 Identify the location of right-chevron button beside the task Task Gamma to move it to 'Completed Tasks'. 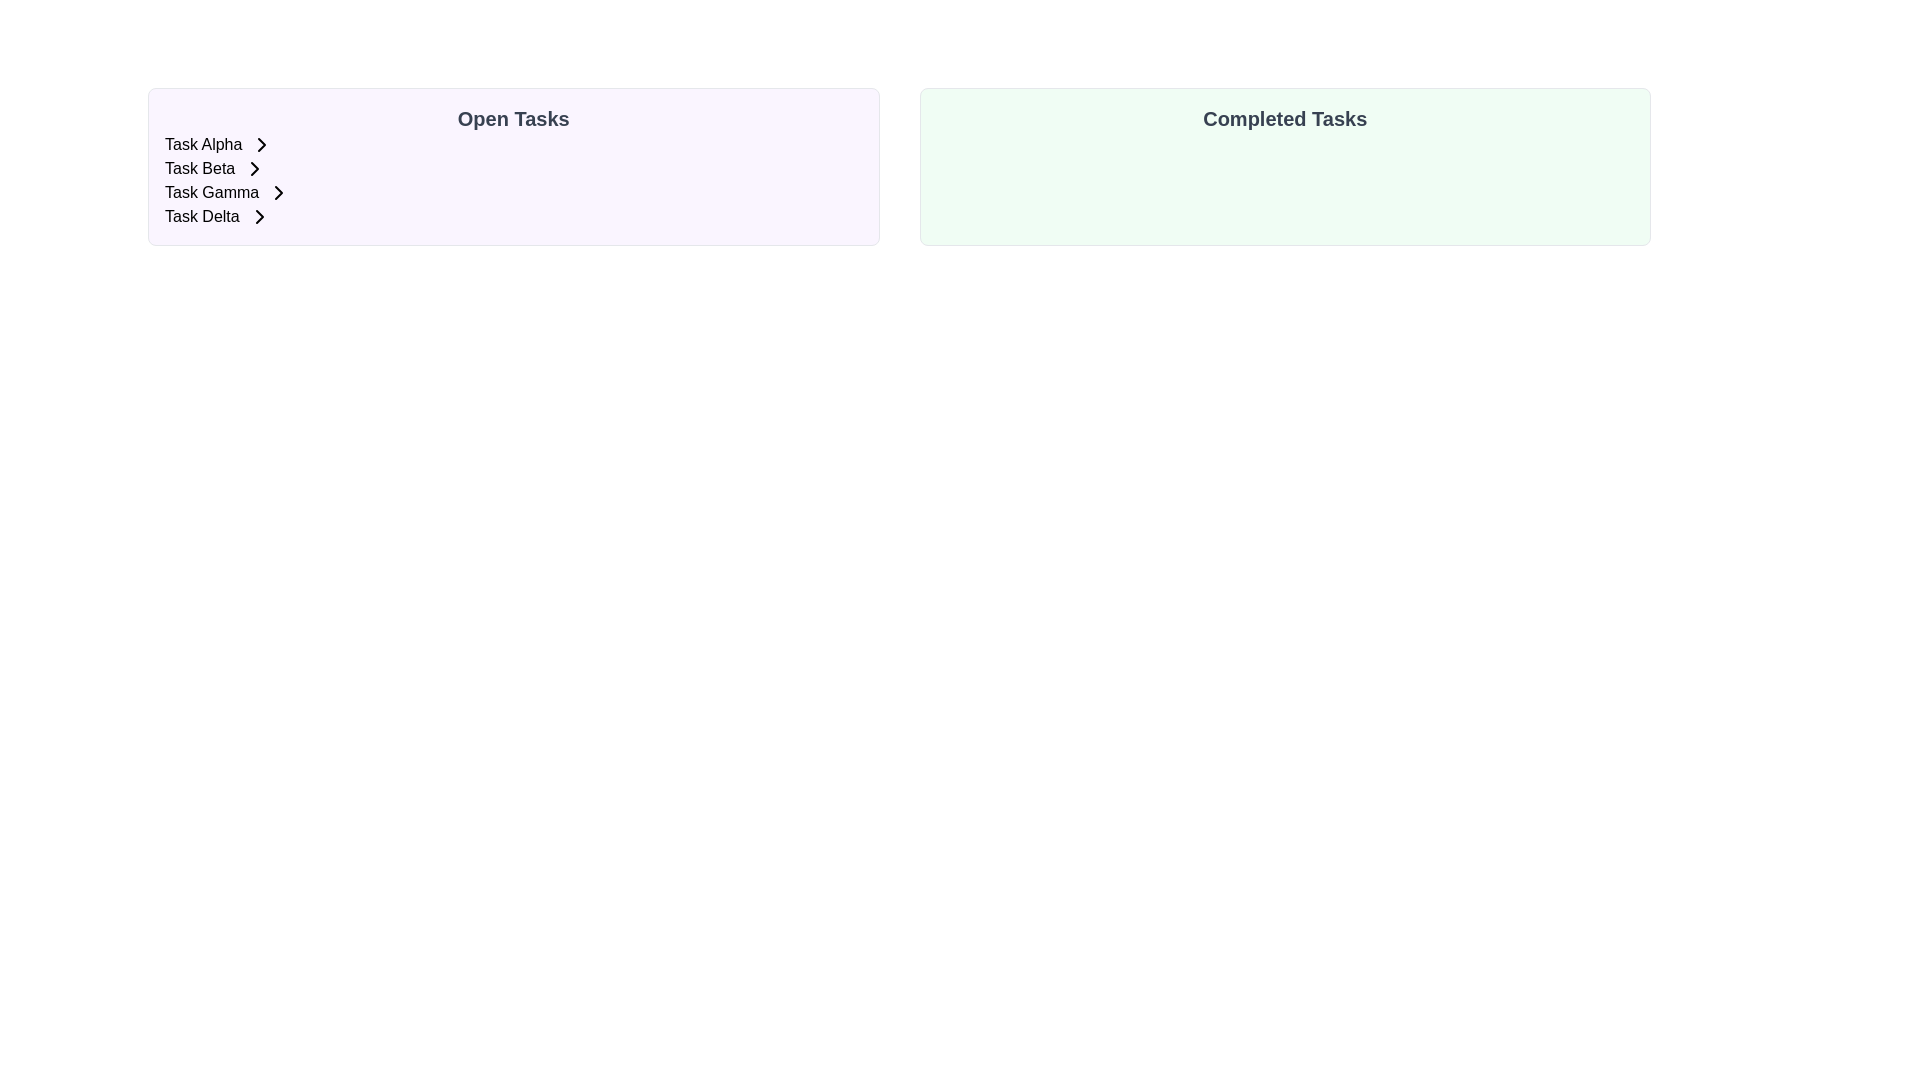
(277, 192).